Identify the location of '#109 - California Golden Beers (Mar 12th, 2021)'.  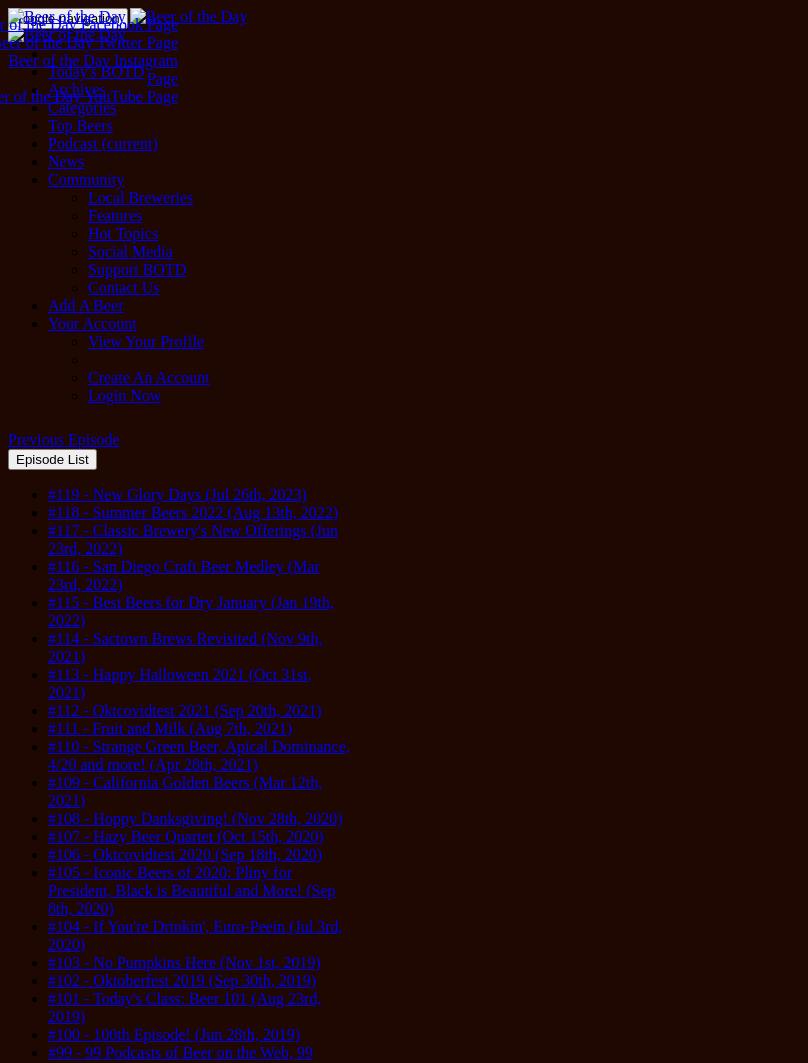
(184, 790).